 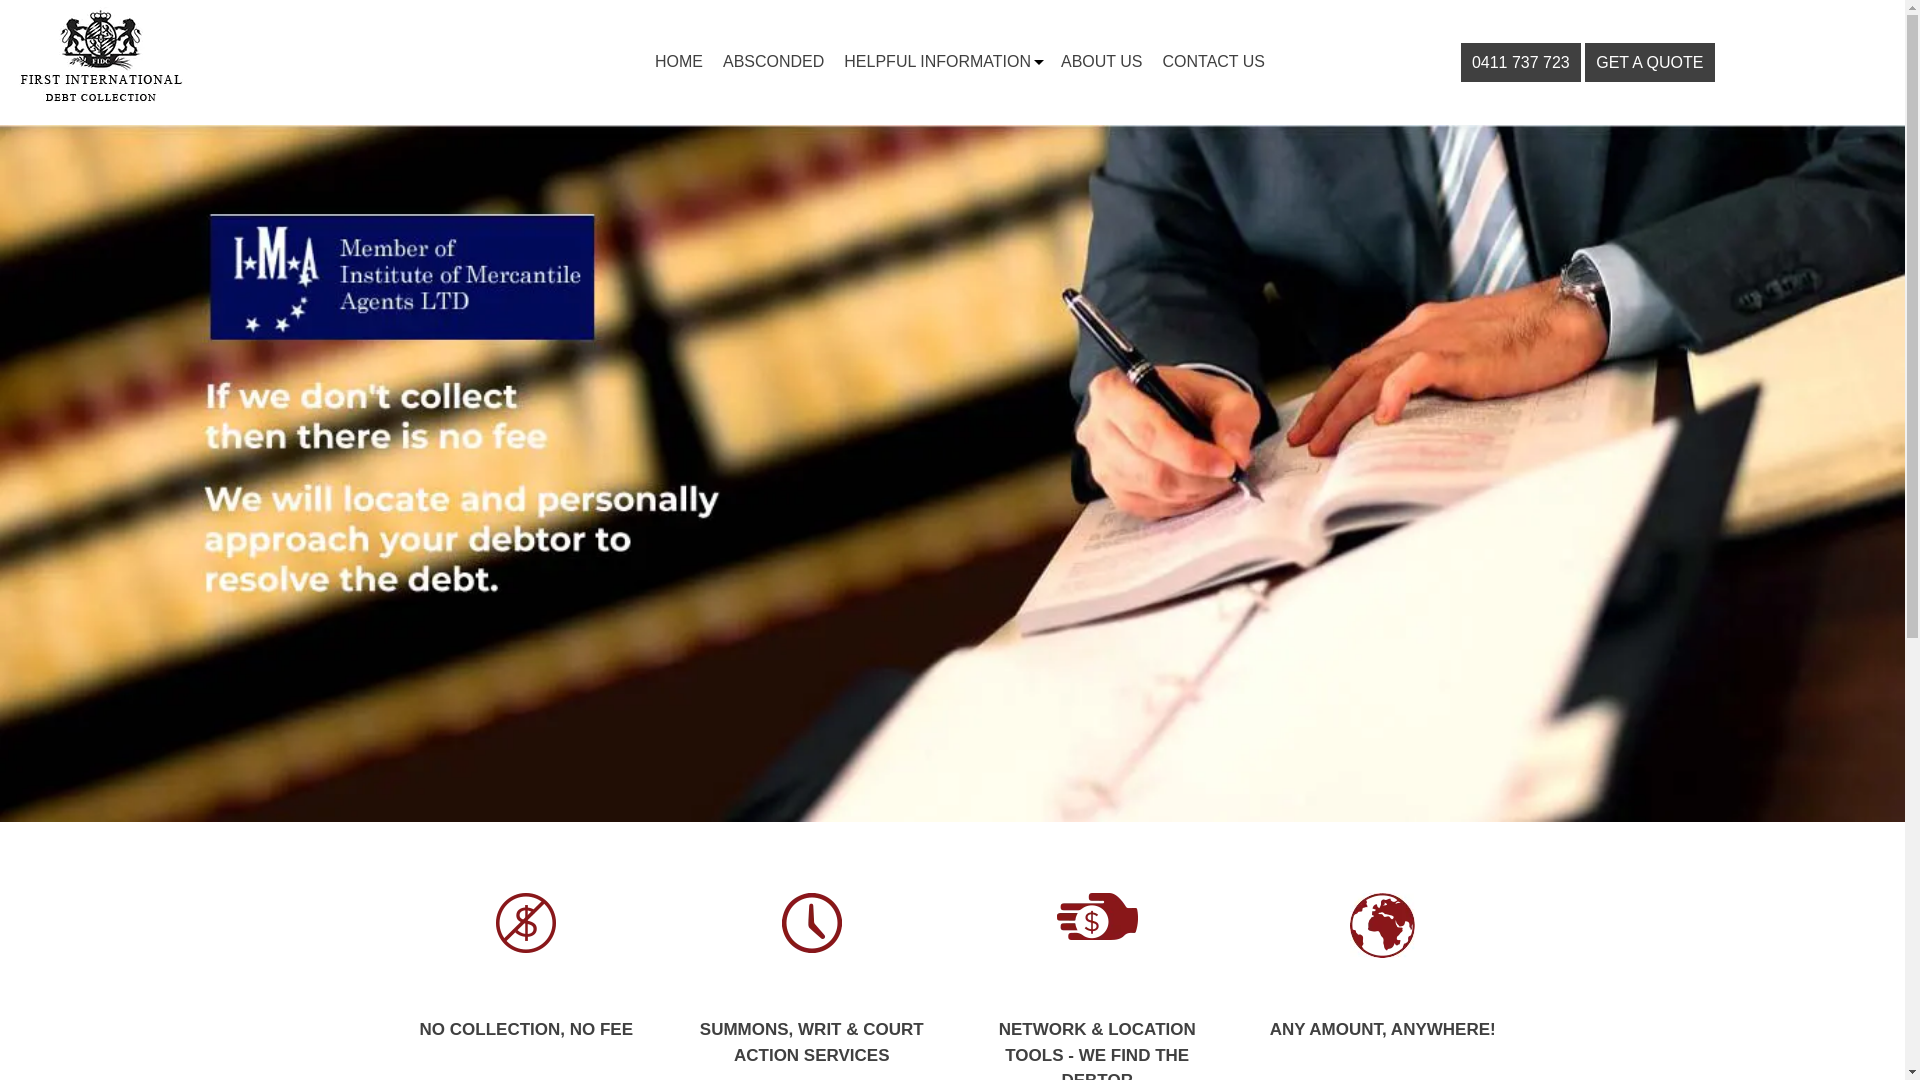 I want to click on 'ABOUT US', so click(x=1101, y=60).